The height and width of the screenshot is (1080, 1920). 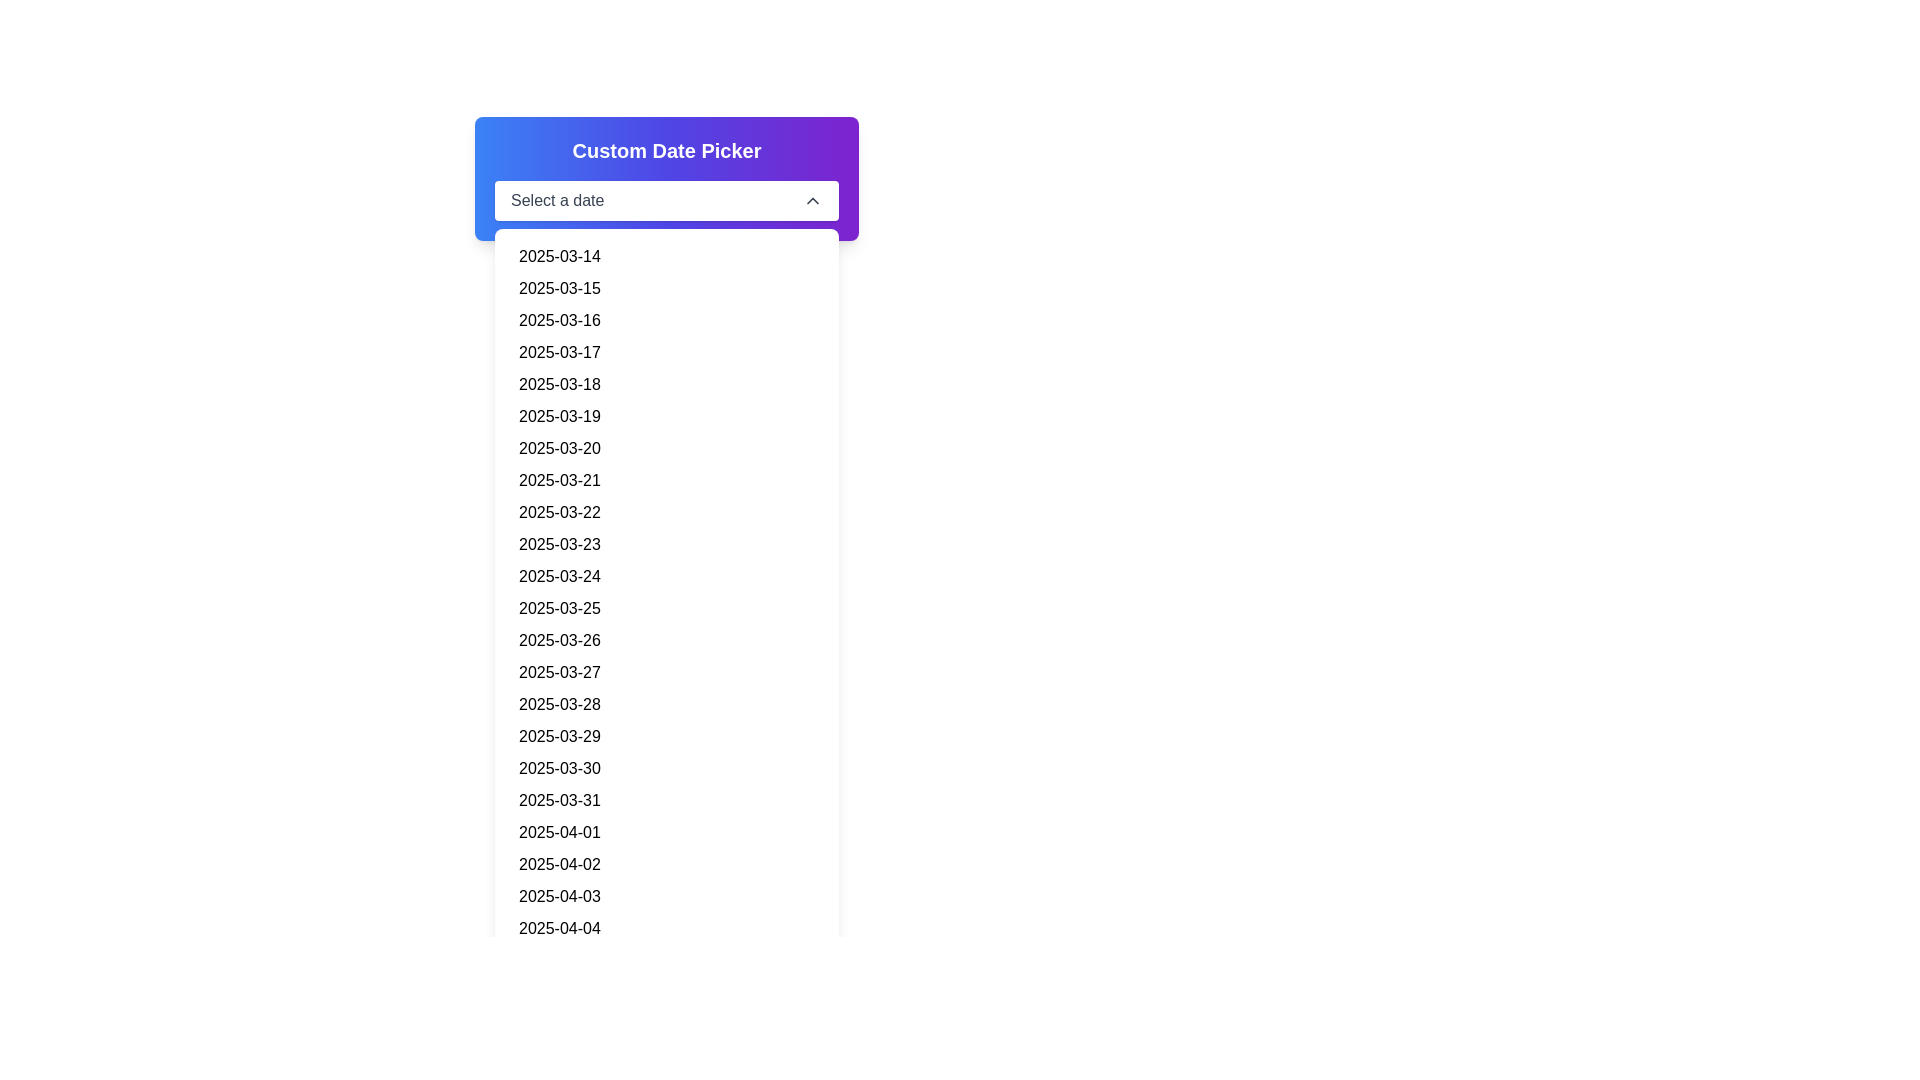 What do you see at coordinates (667, 289) in the screenshot?
I see `the second item in the 'Custom Date Picker' dropdown menu` at bounding box center [667, 289].